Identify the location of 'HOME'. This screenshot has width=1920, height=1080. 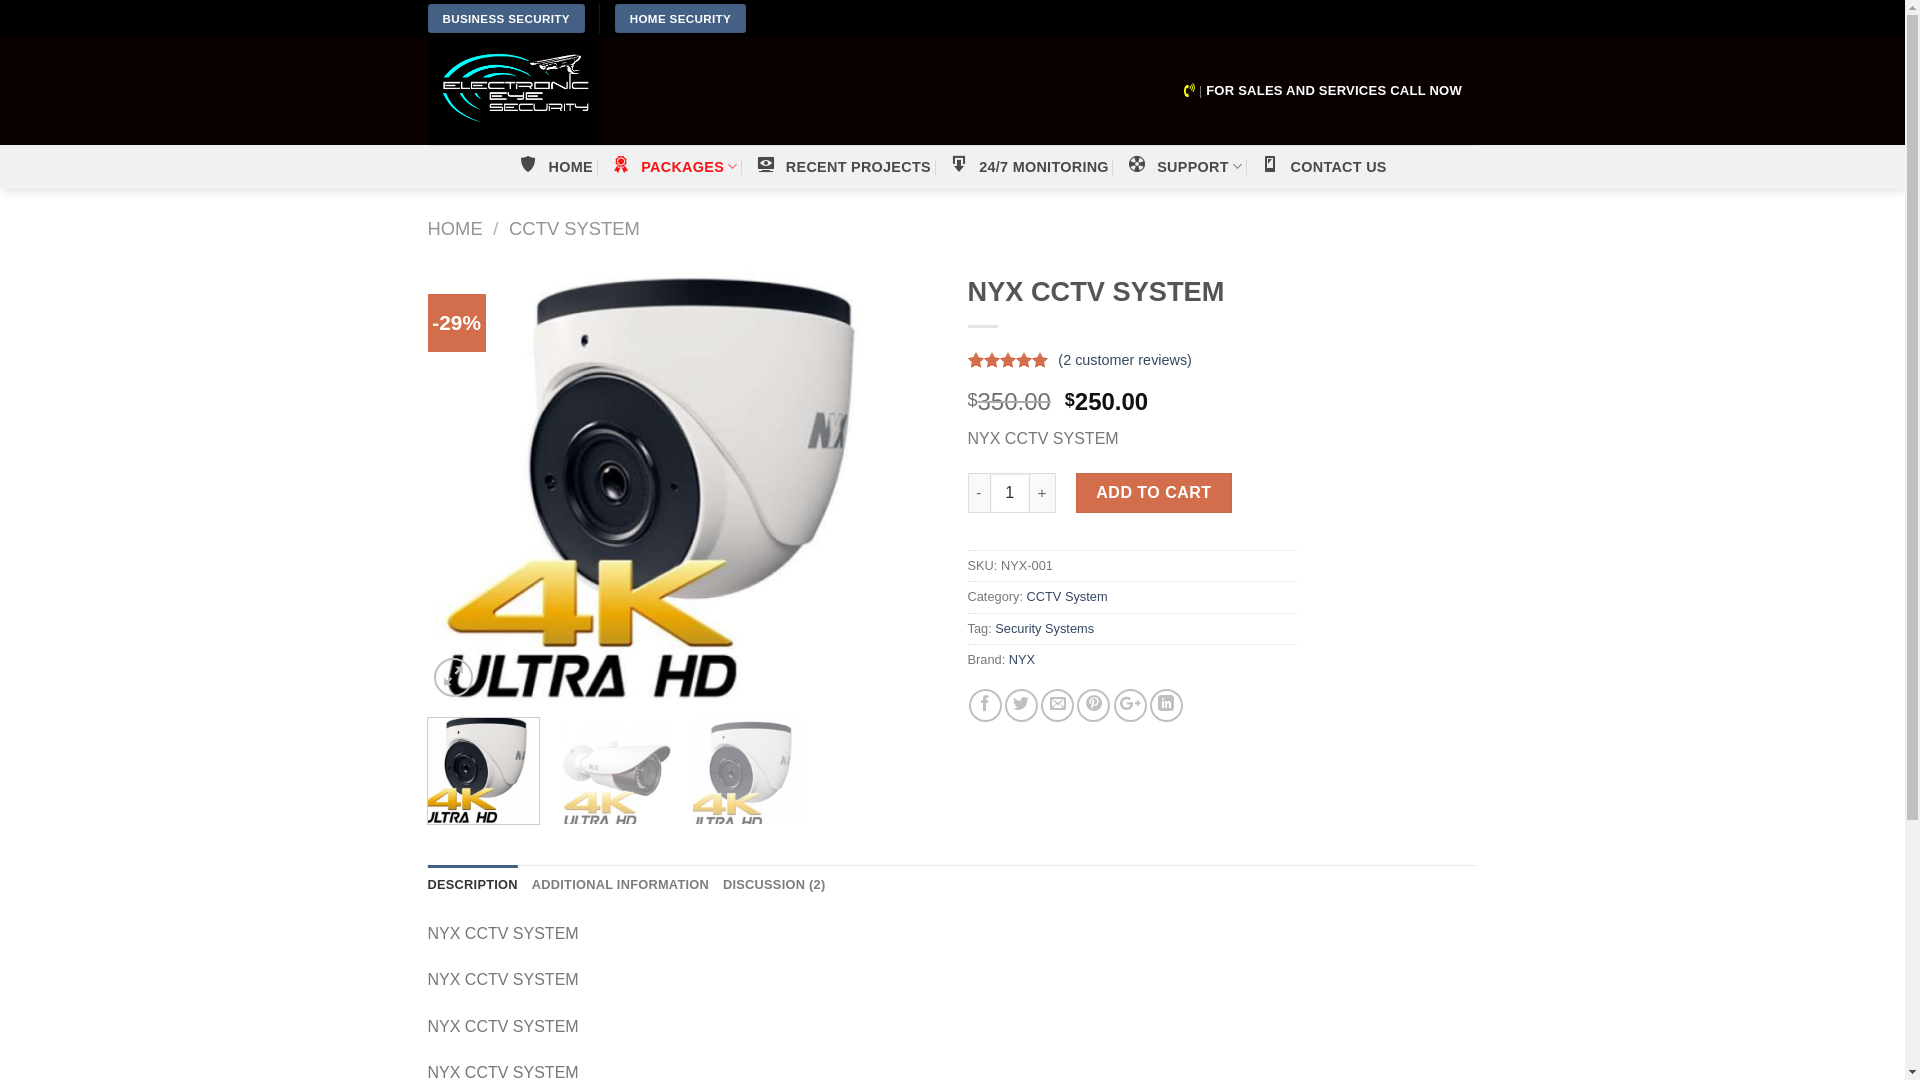
(426, 227).